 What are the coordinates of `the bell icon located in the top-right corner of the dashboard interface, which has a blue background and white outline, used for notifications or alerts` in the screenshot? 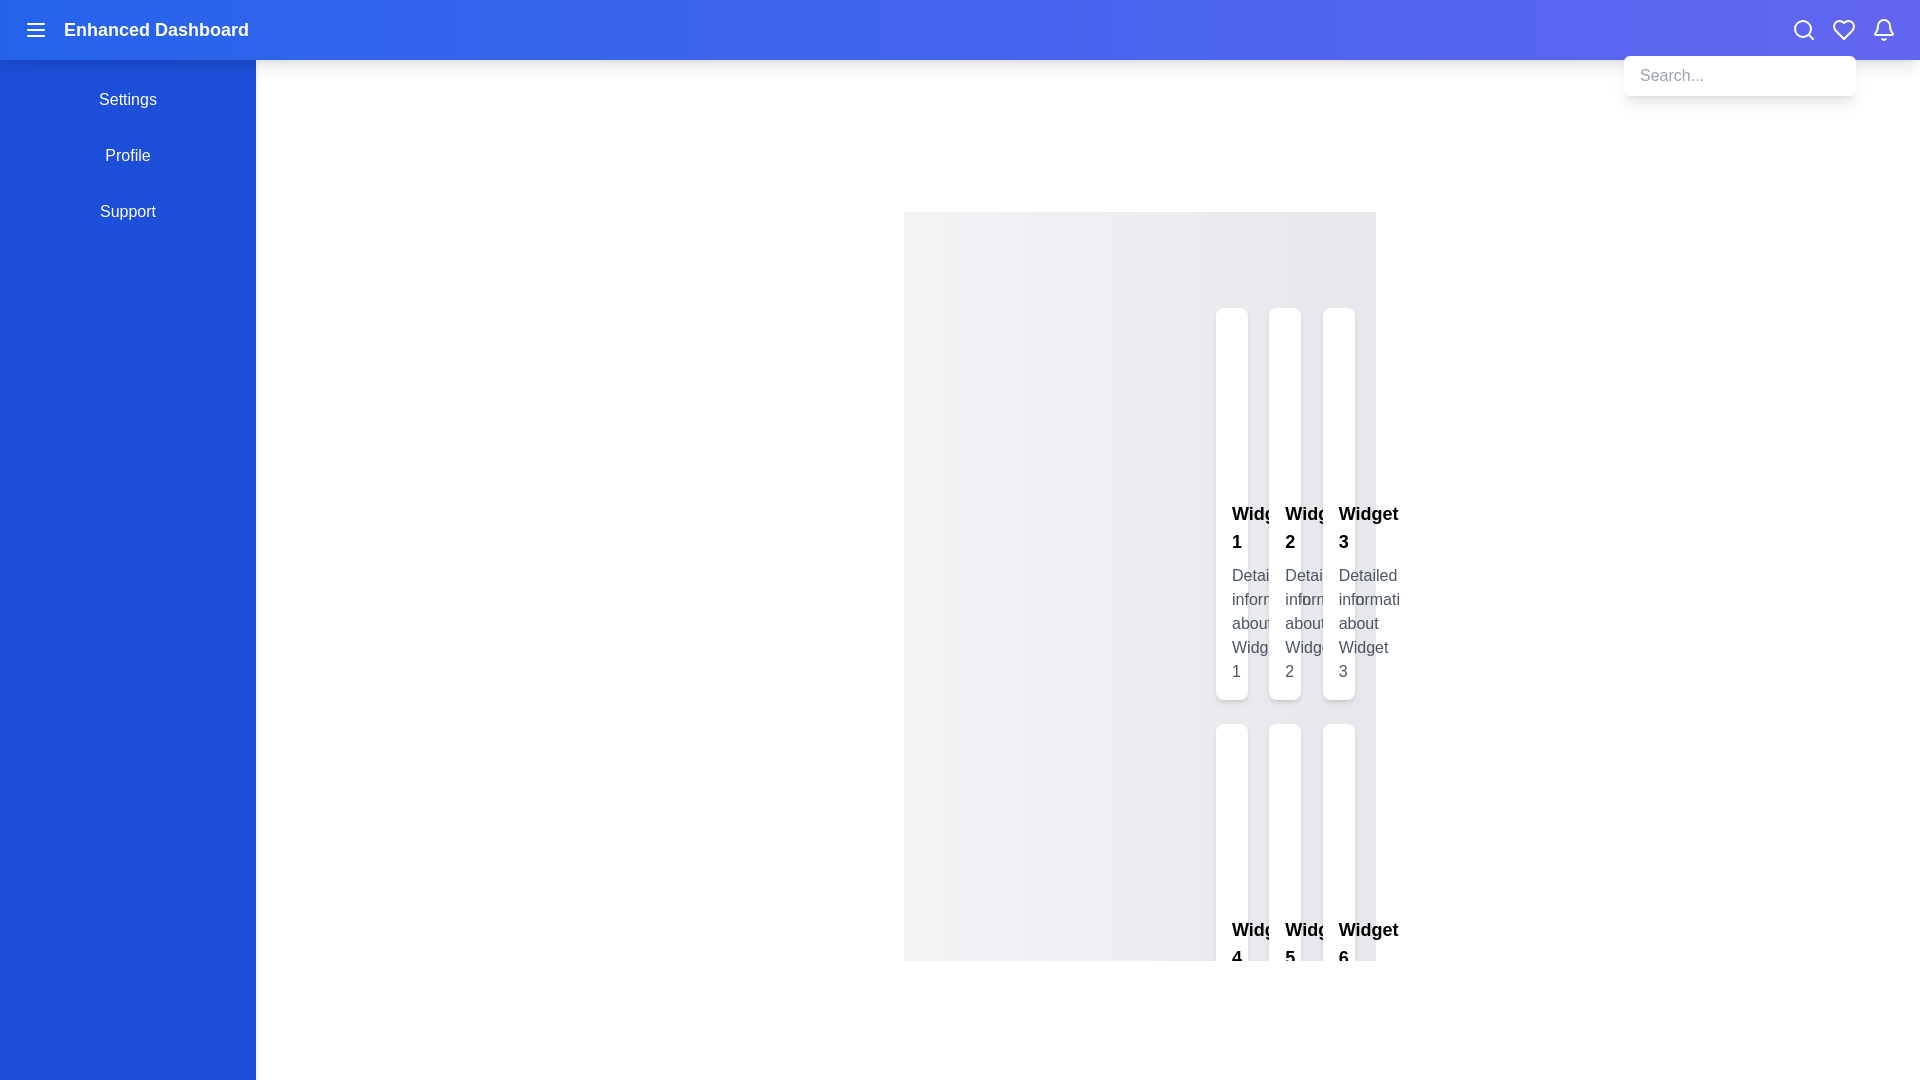 It's located at (1882, 27).